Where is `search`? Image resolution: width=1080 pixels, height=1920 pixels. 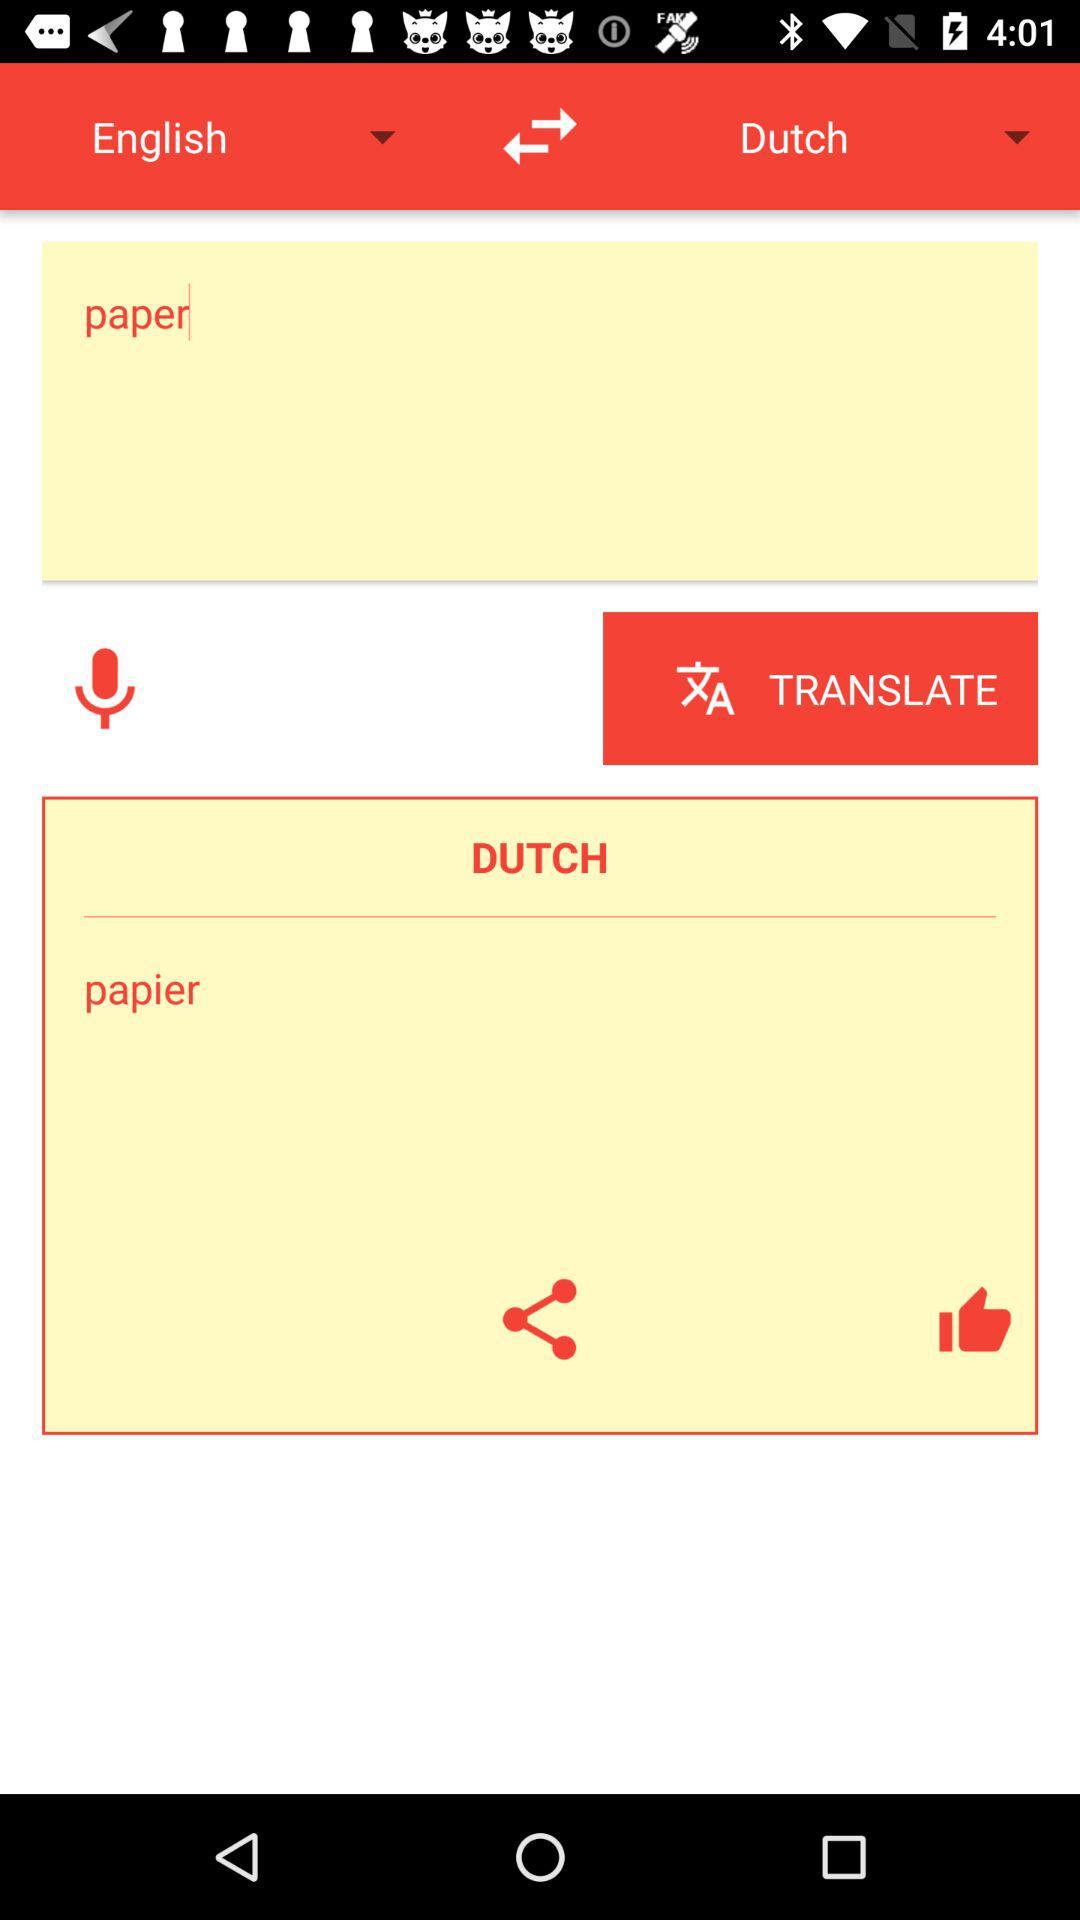 search is located at coordinates (104, 688).